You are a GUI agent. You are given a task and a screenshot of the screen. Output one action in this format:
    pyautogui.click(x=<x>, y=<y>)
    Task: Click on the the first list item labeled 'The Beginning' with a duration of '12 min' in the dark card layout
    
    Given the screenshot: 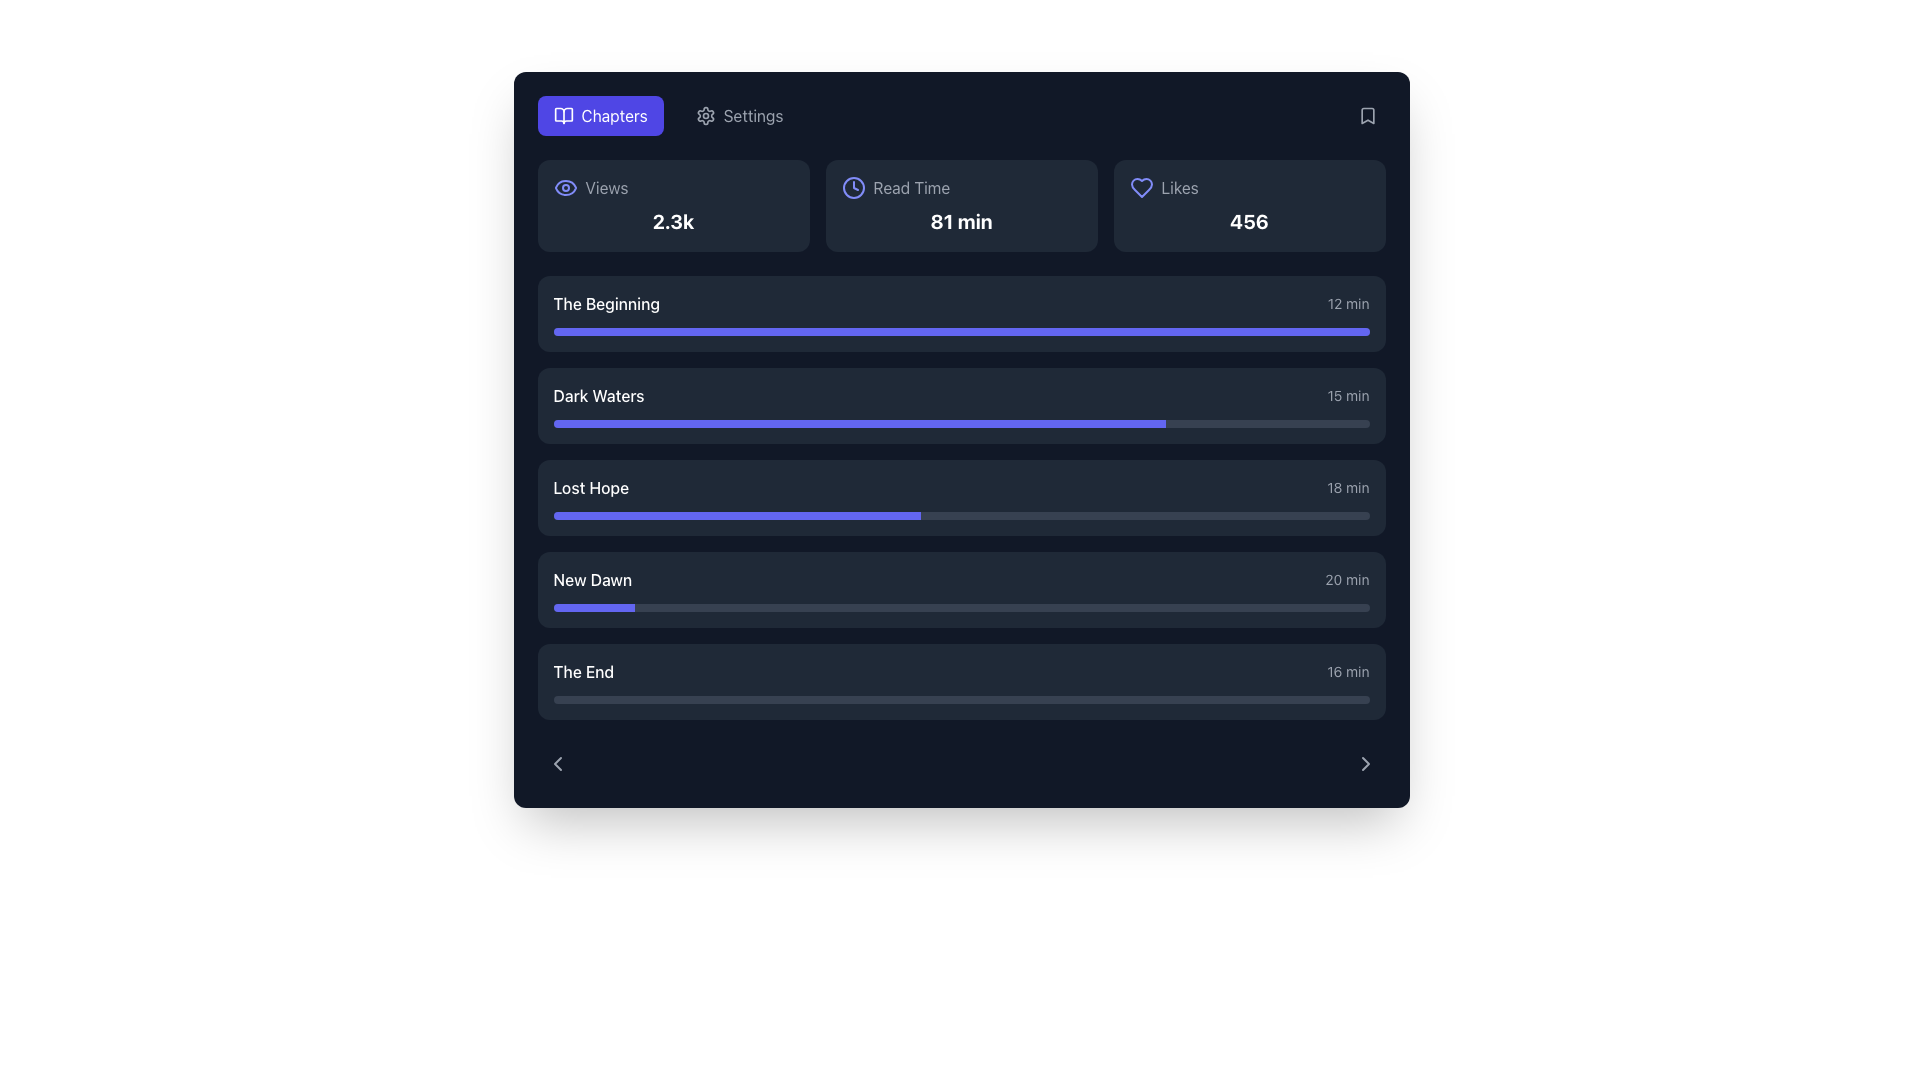 What is the action you would take?
    pyautogui.click(x=961, y=304)
    